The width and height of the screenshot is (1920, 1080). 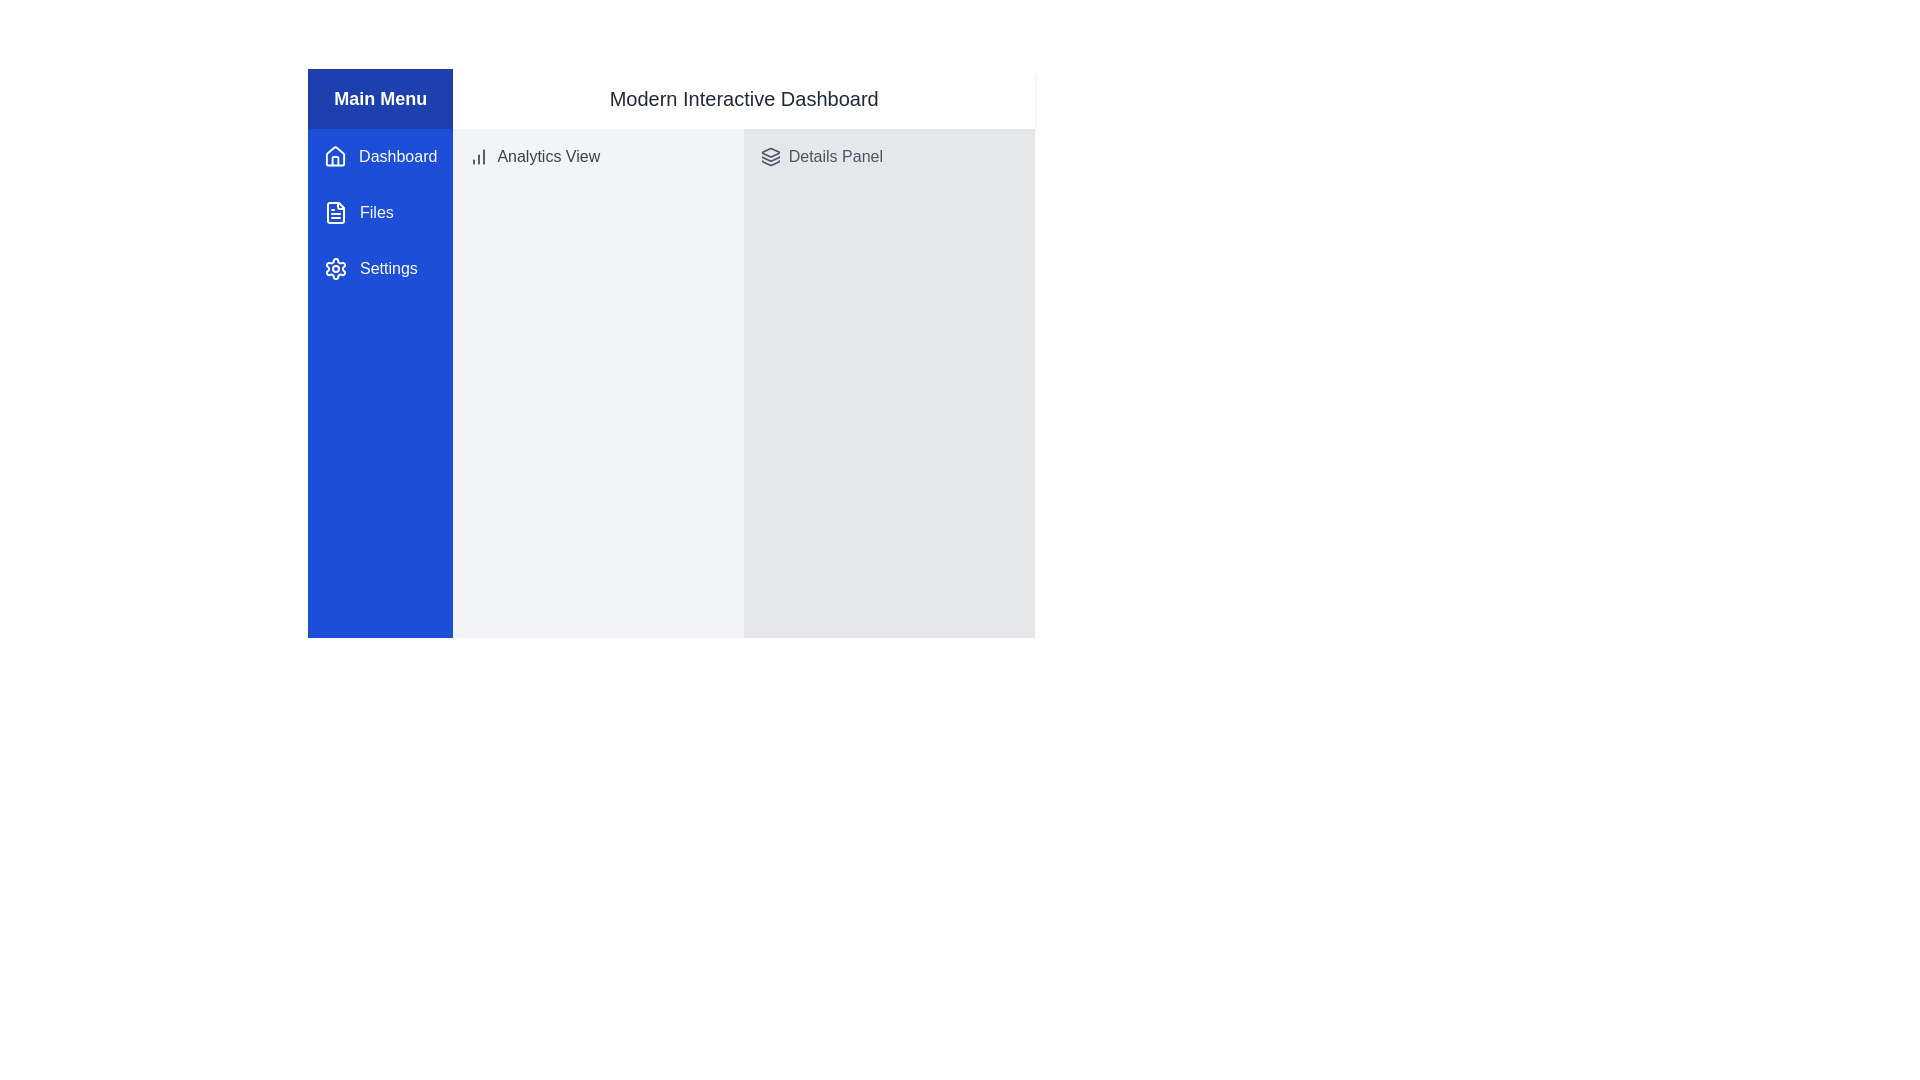 I want to click on the text label that serves as a title or header for the main dashboard interface, indicating the name or purpose of the page, so click(x=743, y=99).